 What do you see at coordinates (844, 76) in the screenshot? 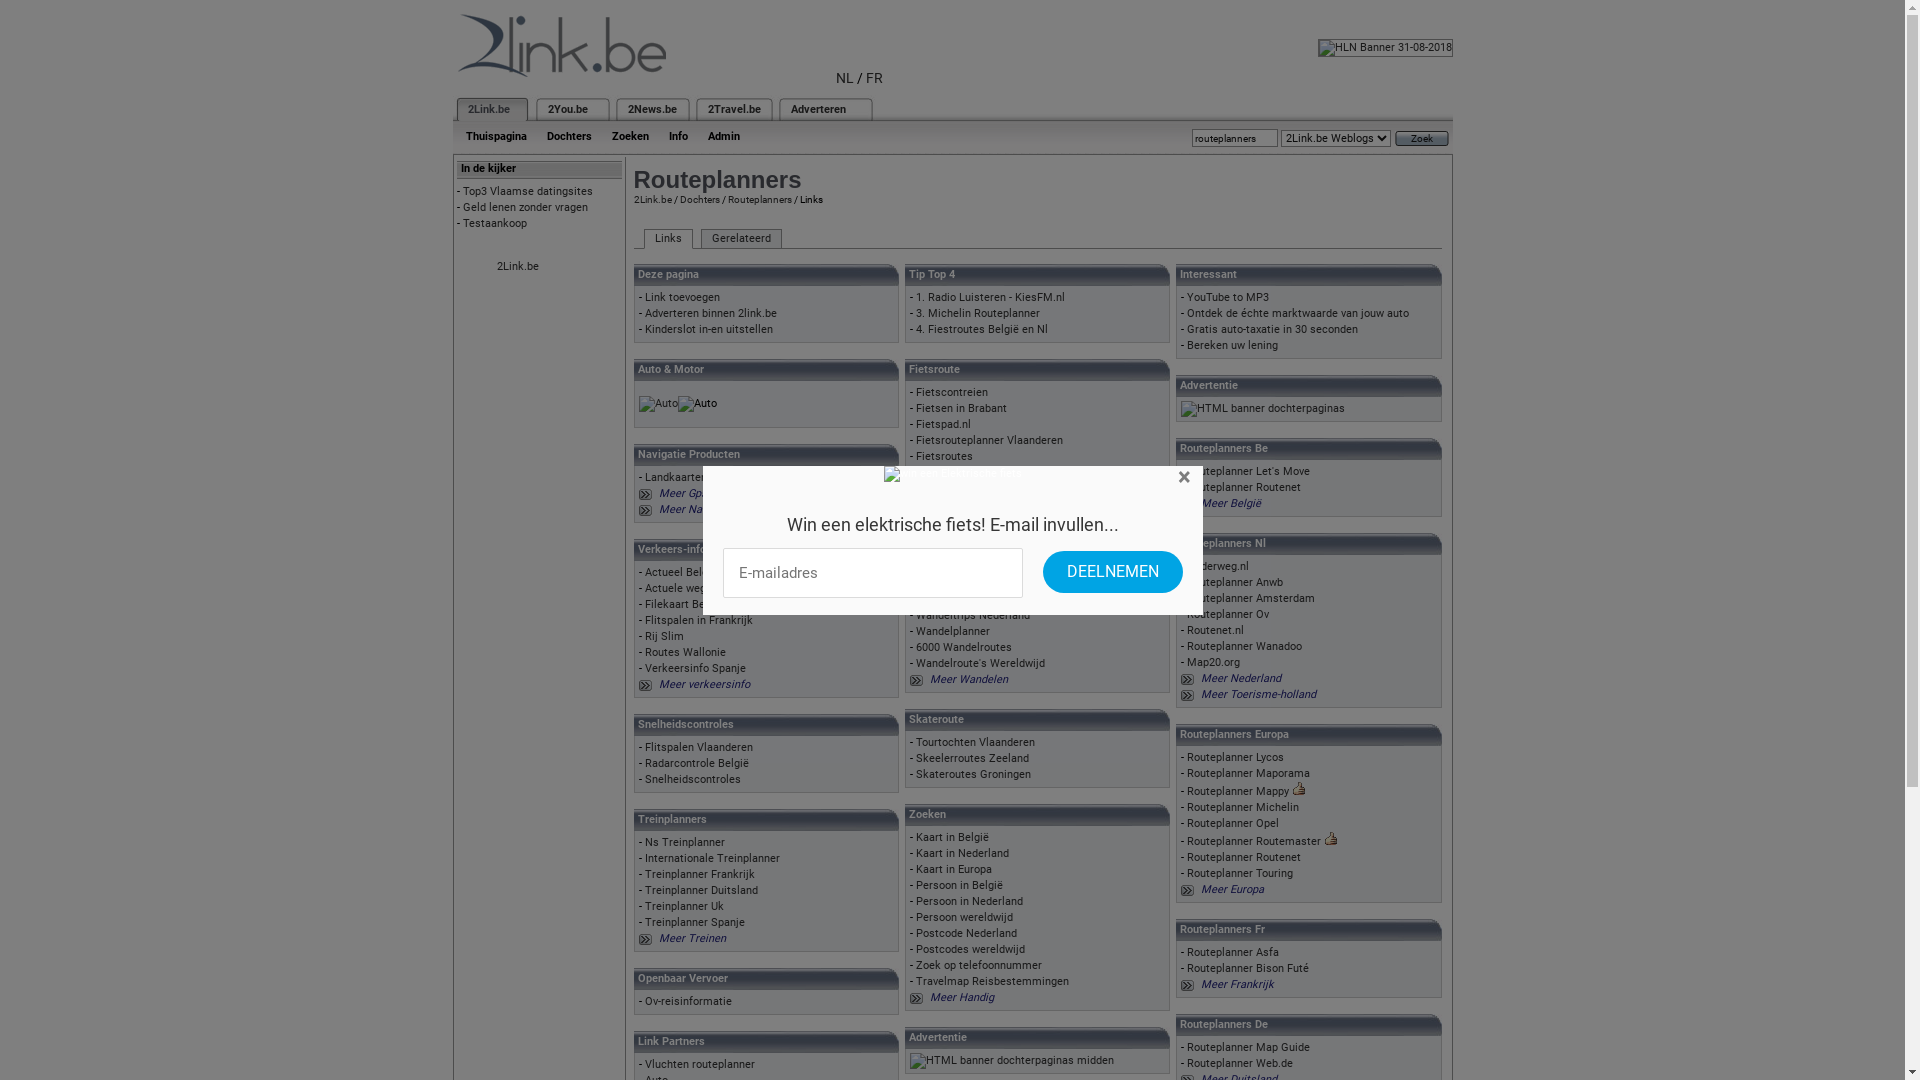
I see `'NL'` at bounding box center [844, 76].